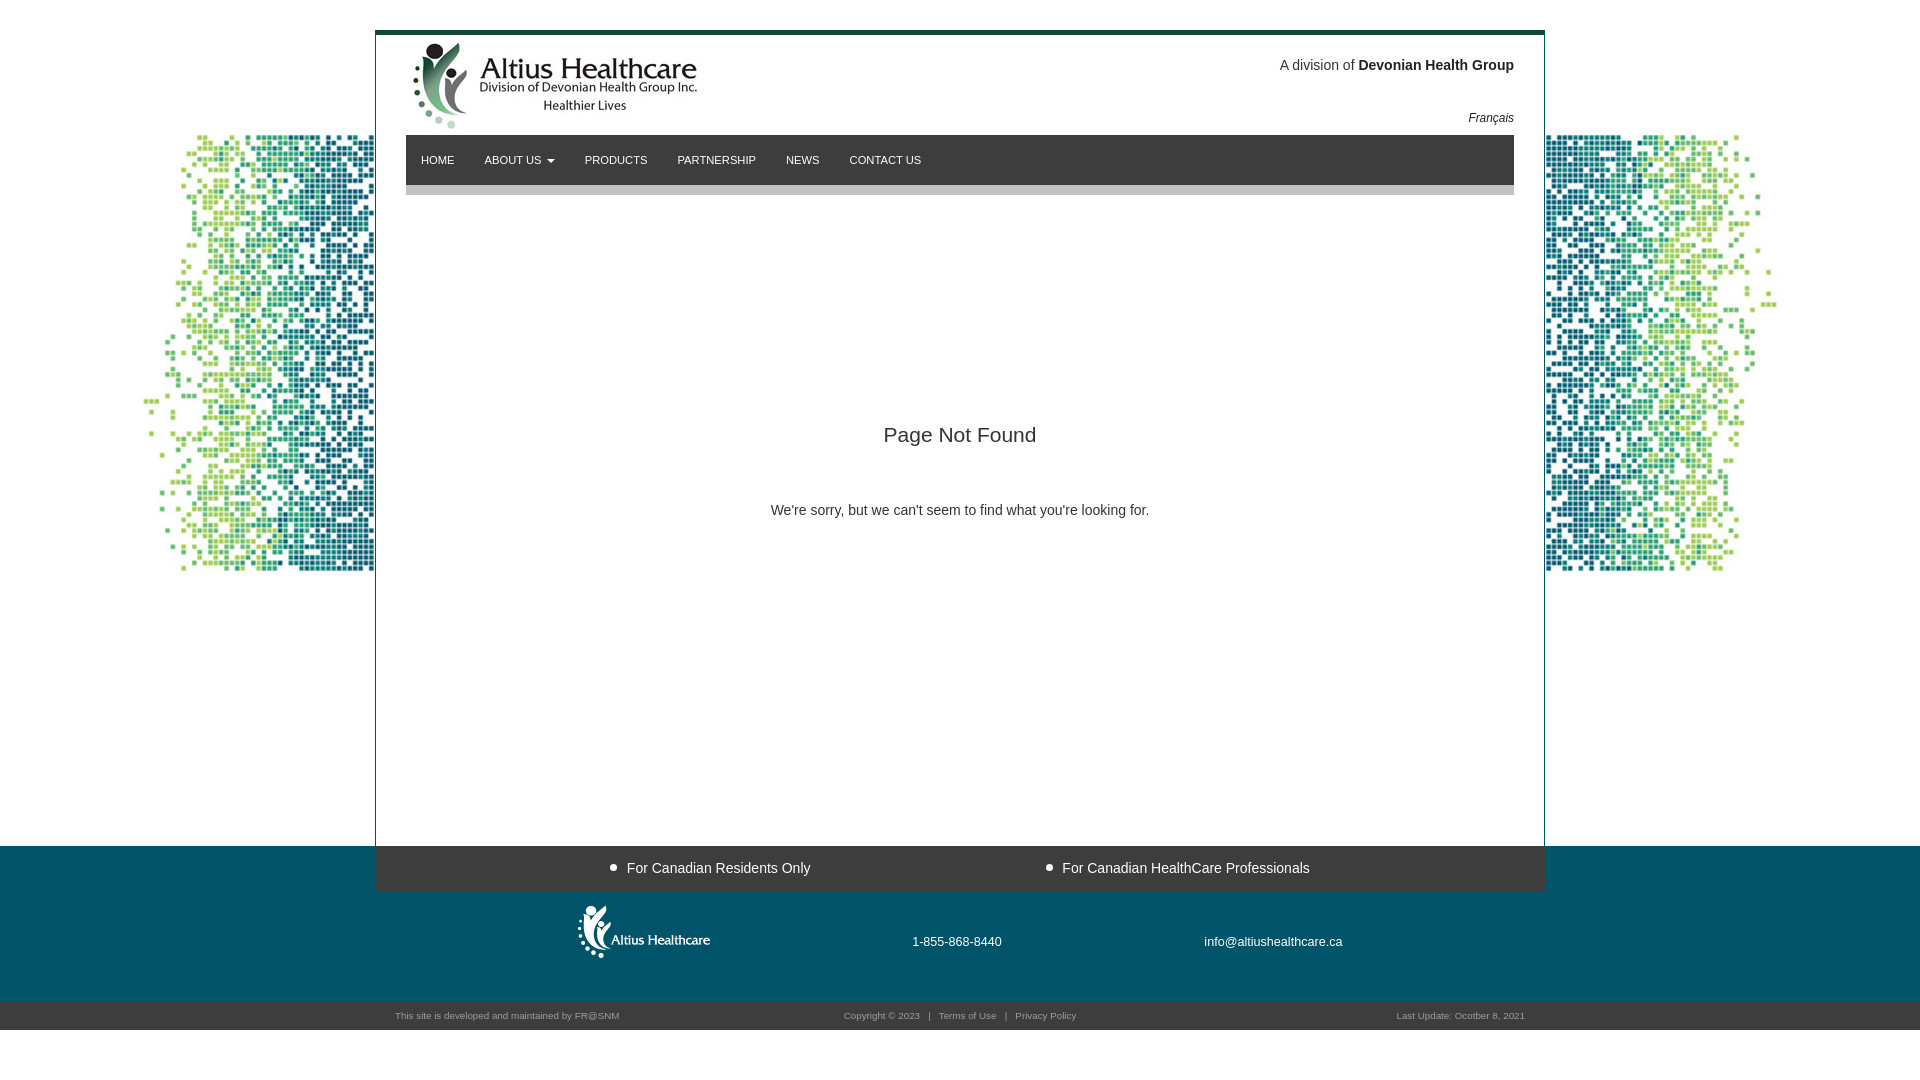  What do you see at coordinates (1177, 867) in the screenshot?
I see `'For Canadian HealthCare Professionals'` at bounding box center [1177, 867].